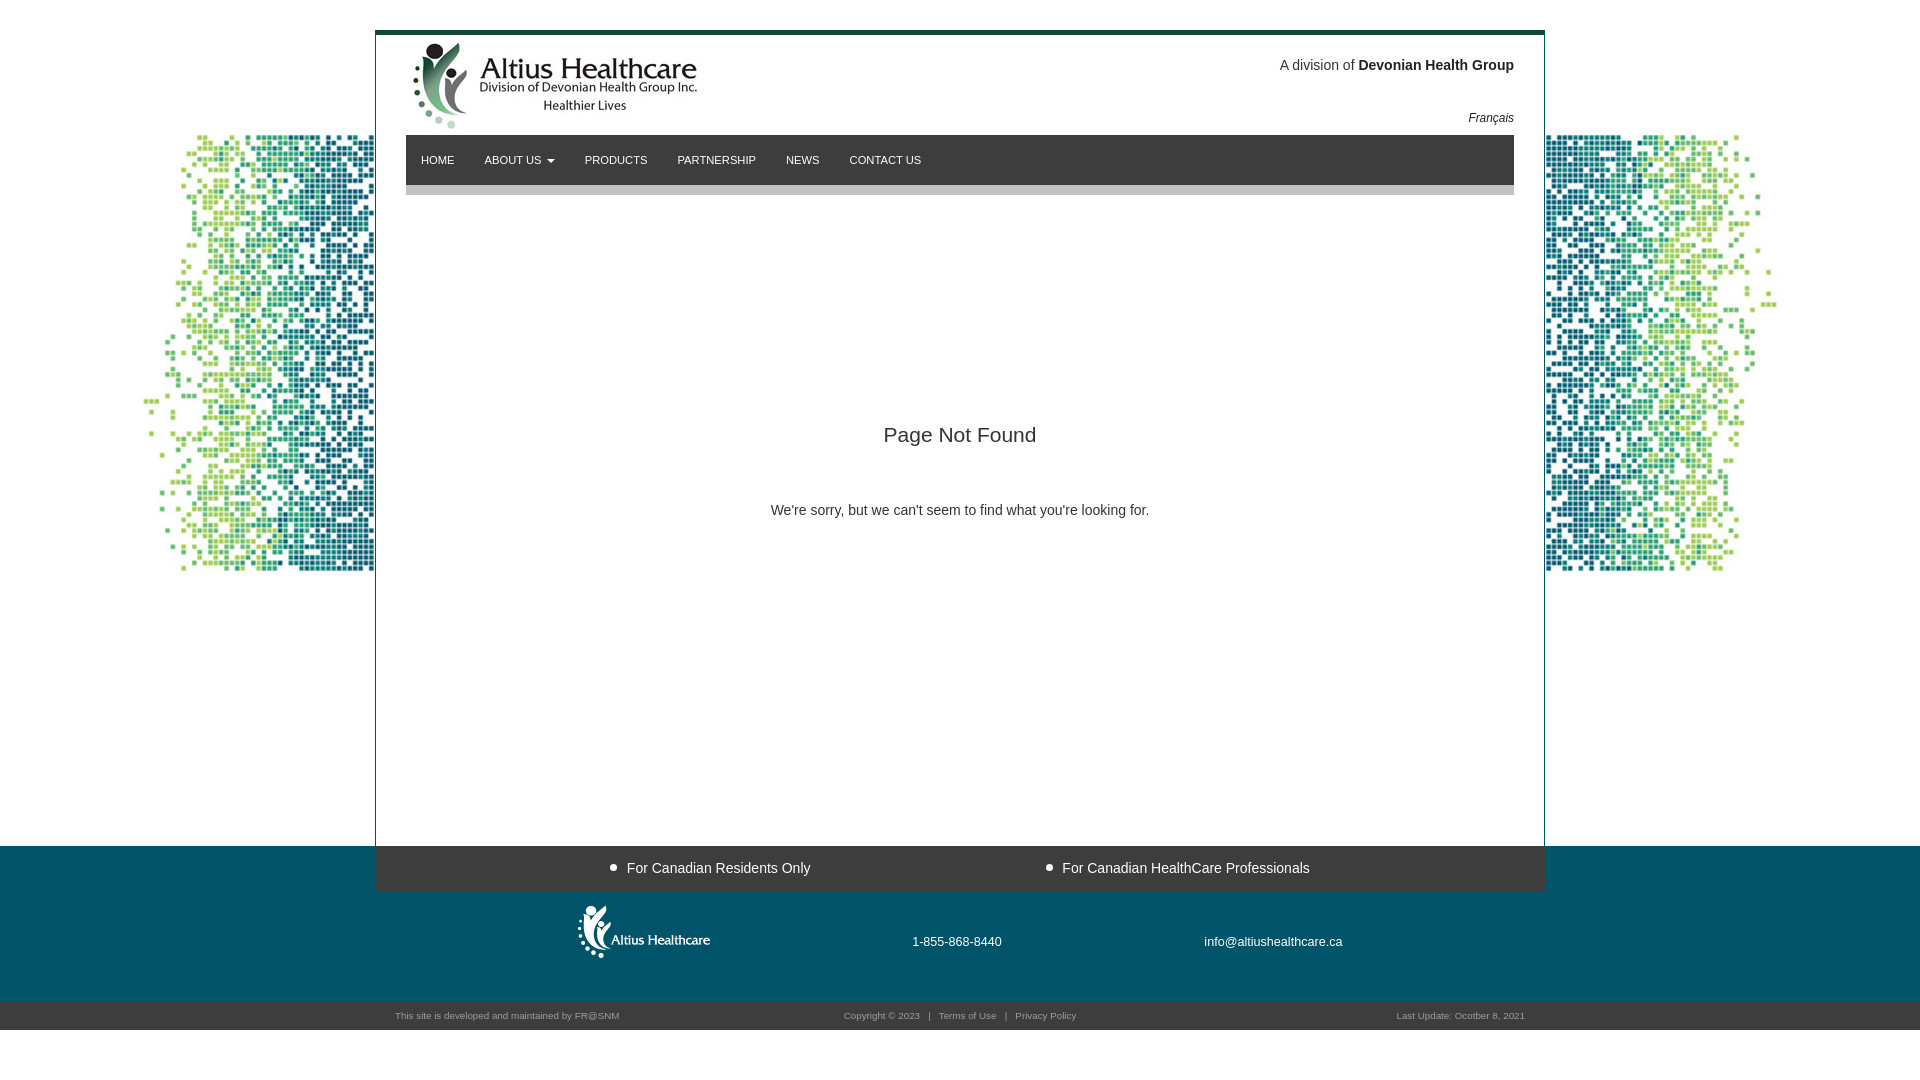  What do you see at coordinates (1177, 867) in the screenshot?
I see `'For Canadian HealthCare Professionals'` at bounding box center [1177, 867].